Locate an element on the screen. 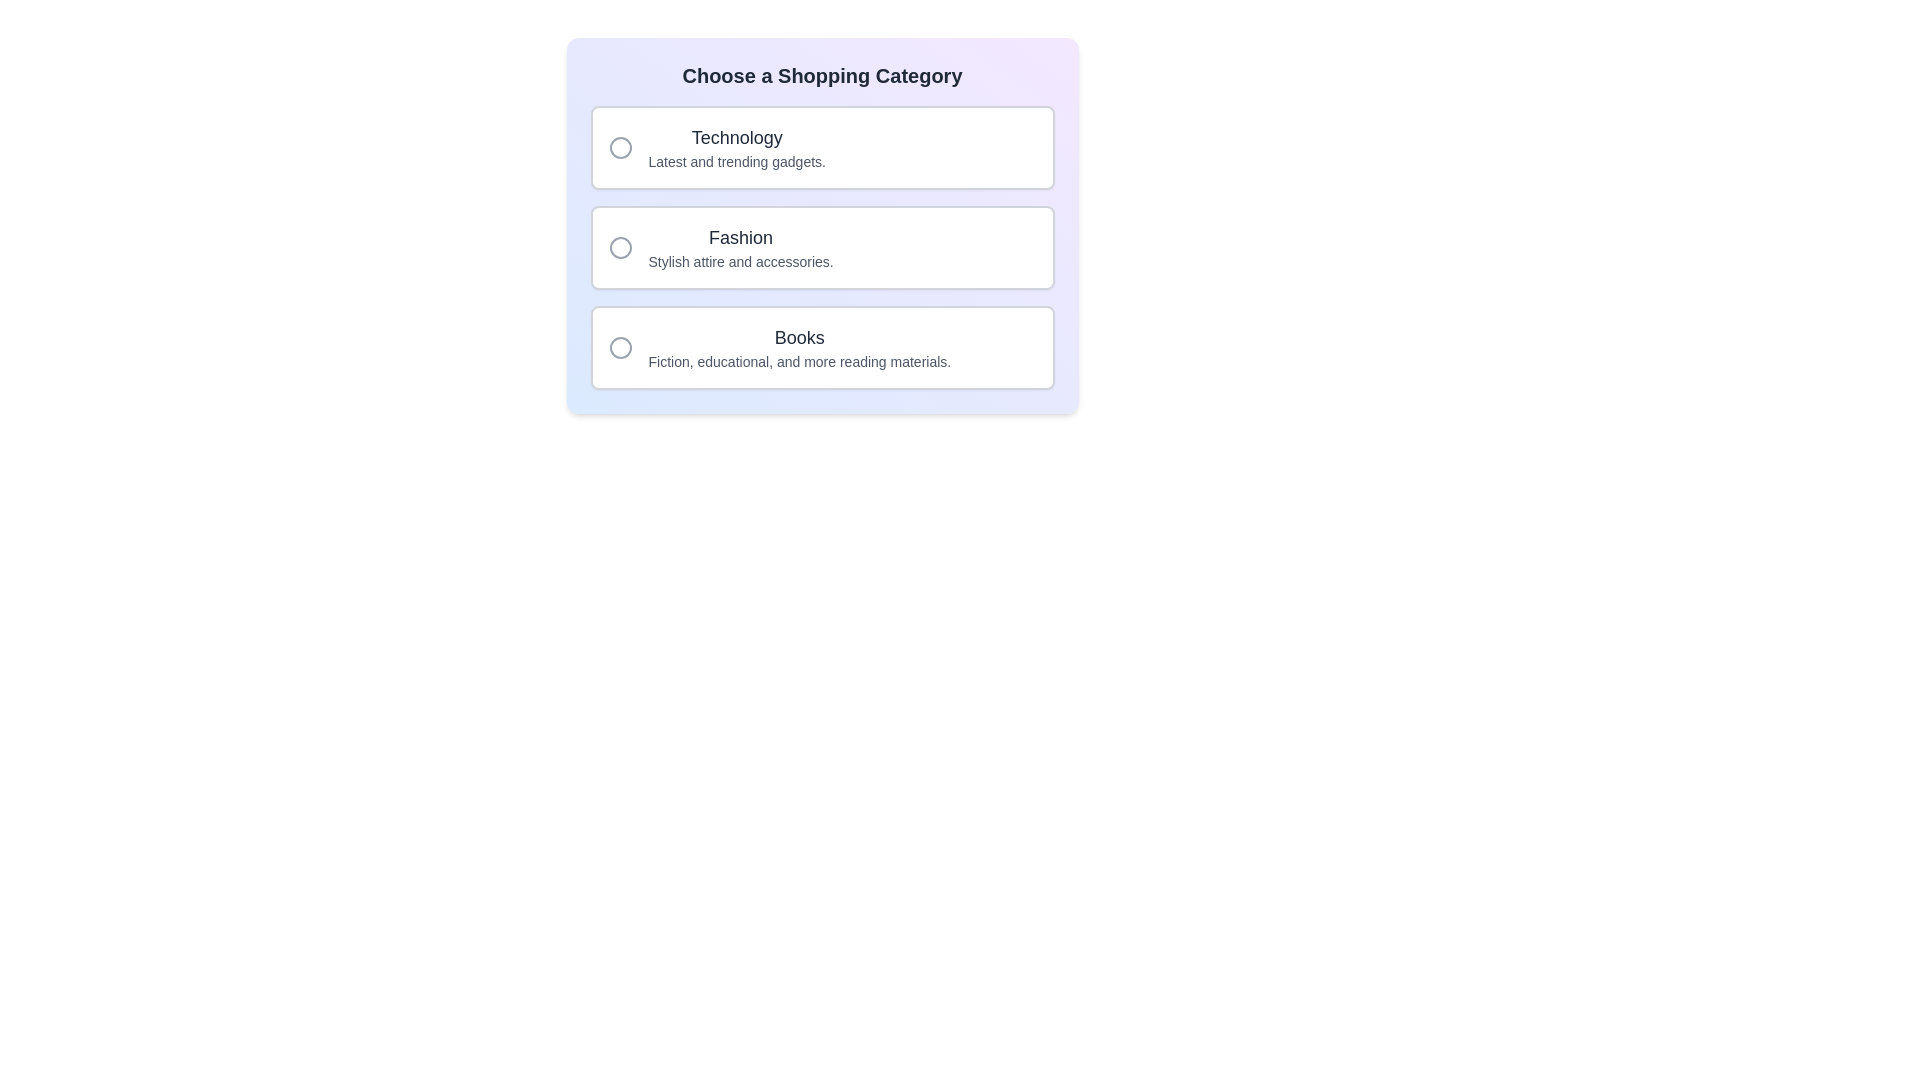 The width and height of the screenshot is (1920, 1080). the circular shape of the radio button next to the 'Fashion' option to visualize interactivity is located at coordinates (619, 246).